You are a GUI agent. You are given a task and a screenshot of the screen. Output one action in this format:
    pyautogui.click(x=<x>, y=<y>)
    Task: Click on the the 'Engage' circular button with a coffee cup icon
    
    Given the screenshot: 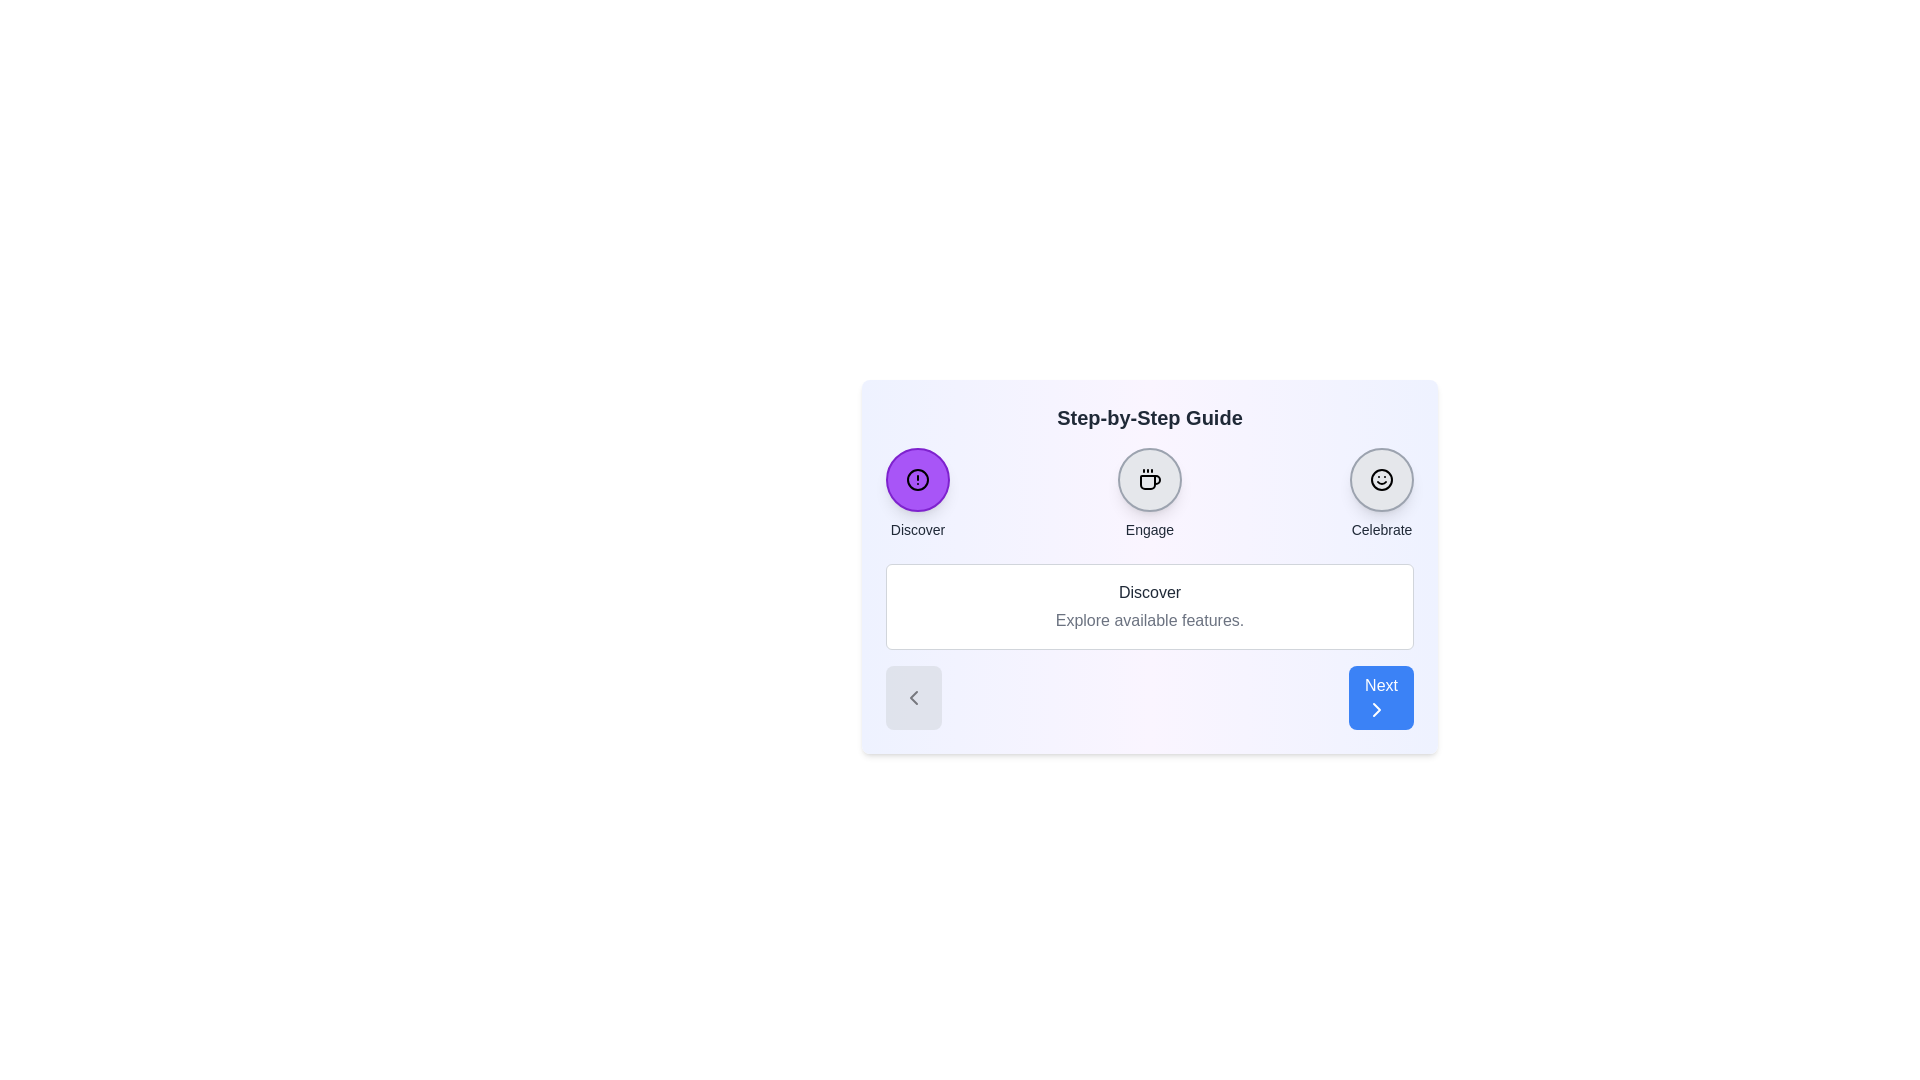 What is the action you would take?
    pyautogui.click(x=1150, y=479)
    